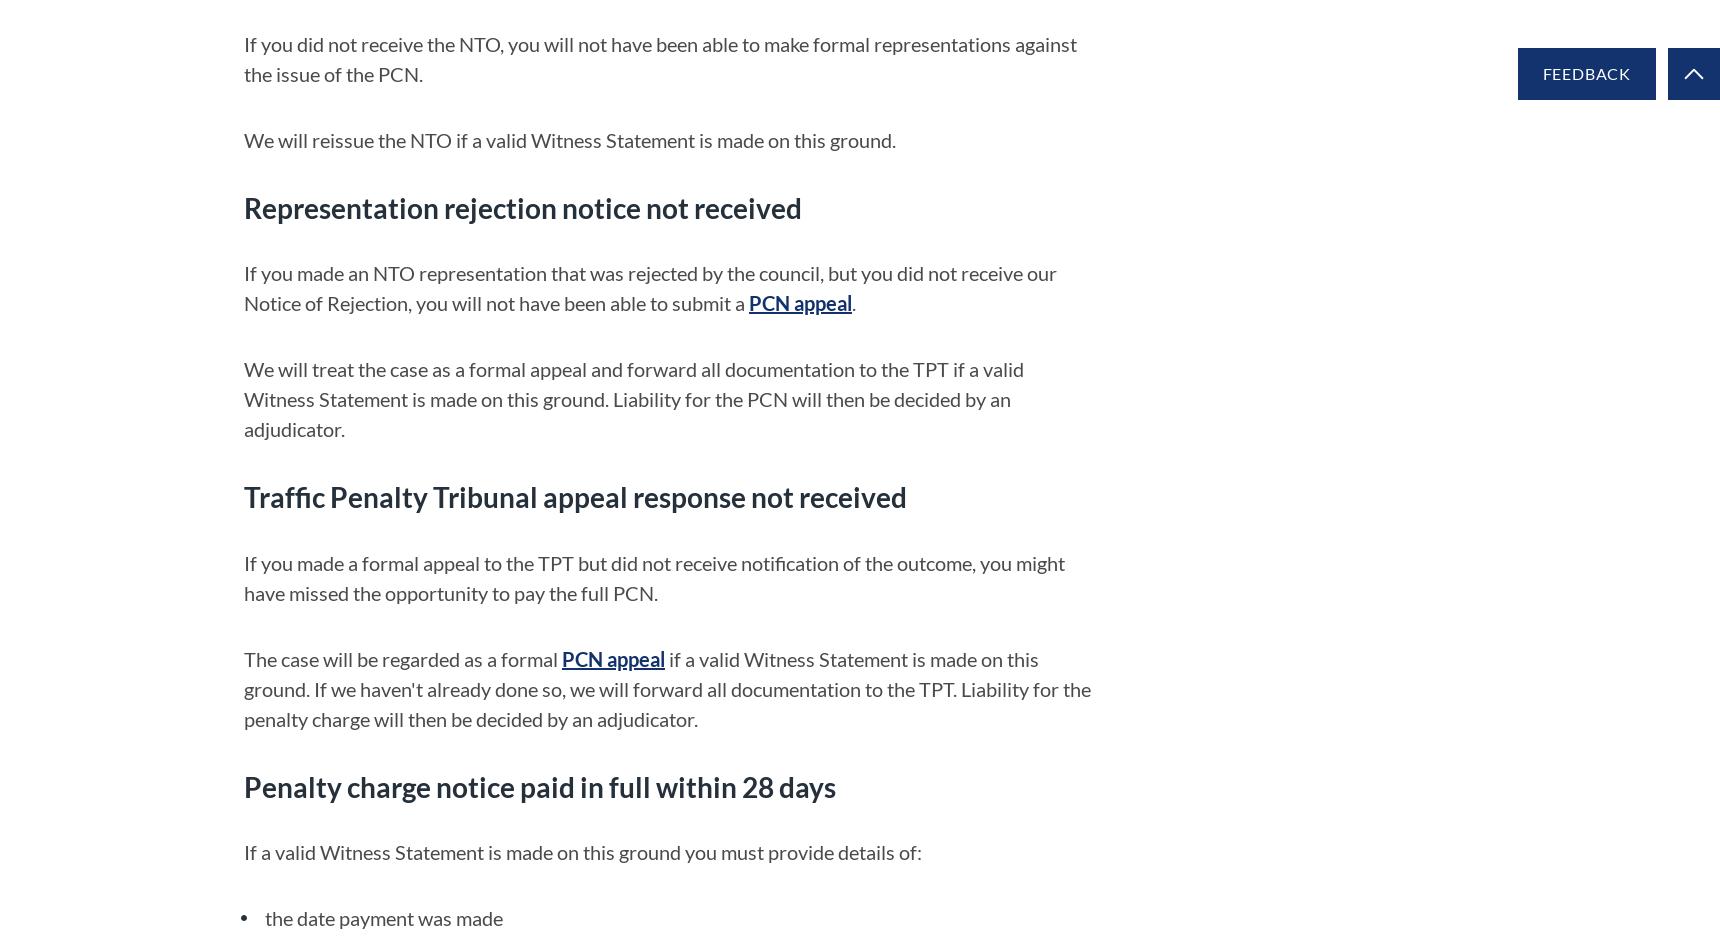 The image size is (1720, 950). I want to click on 'If you did not receive the NTO, you will not have been able to make formal representations against the issue of the PCN.', so click(660, 58).